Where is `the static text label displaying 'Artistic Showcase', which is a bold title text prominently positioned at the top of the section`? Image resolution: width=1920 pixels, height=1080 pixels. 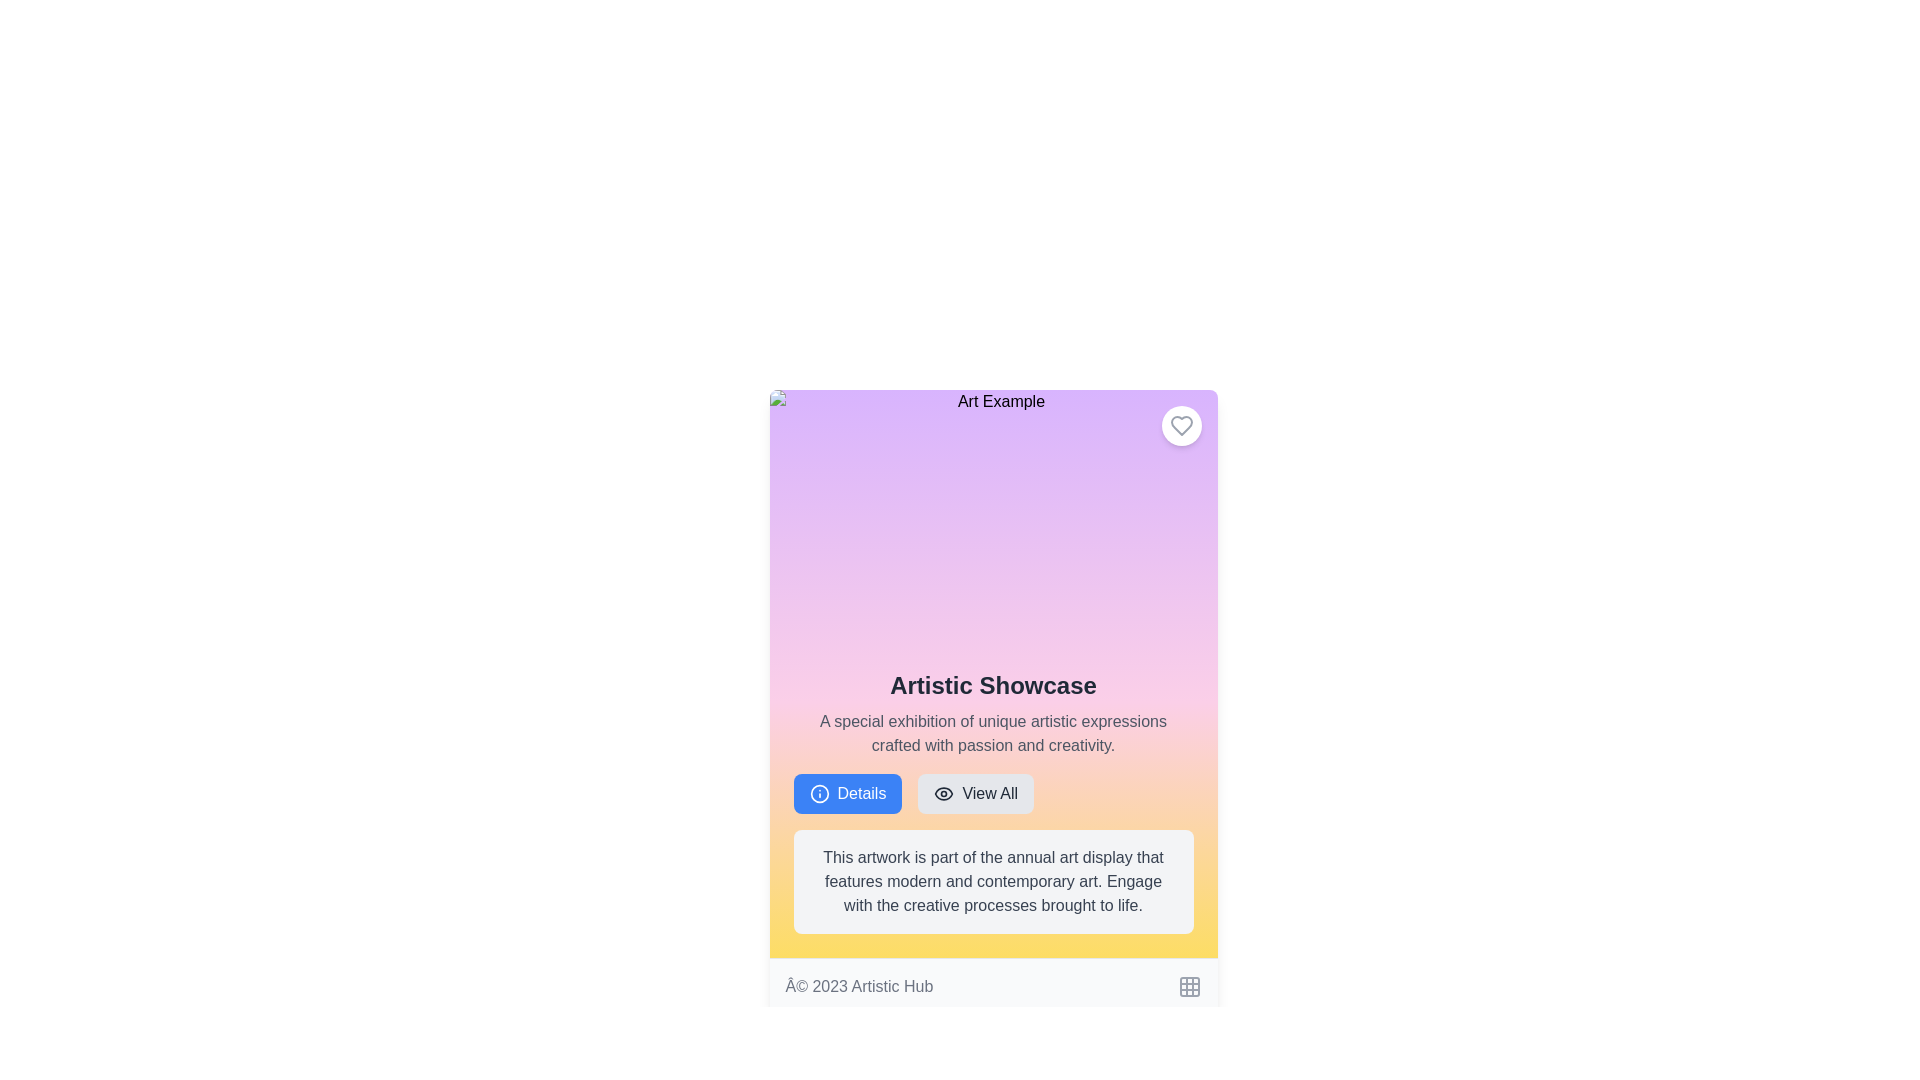 the static text label displaying 'Artistic Showcase', which is a bold title text prominently positioned at the top of the section is located at coordinates (993, 685).